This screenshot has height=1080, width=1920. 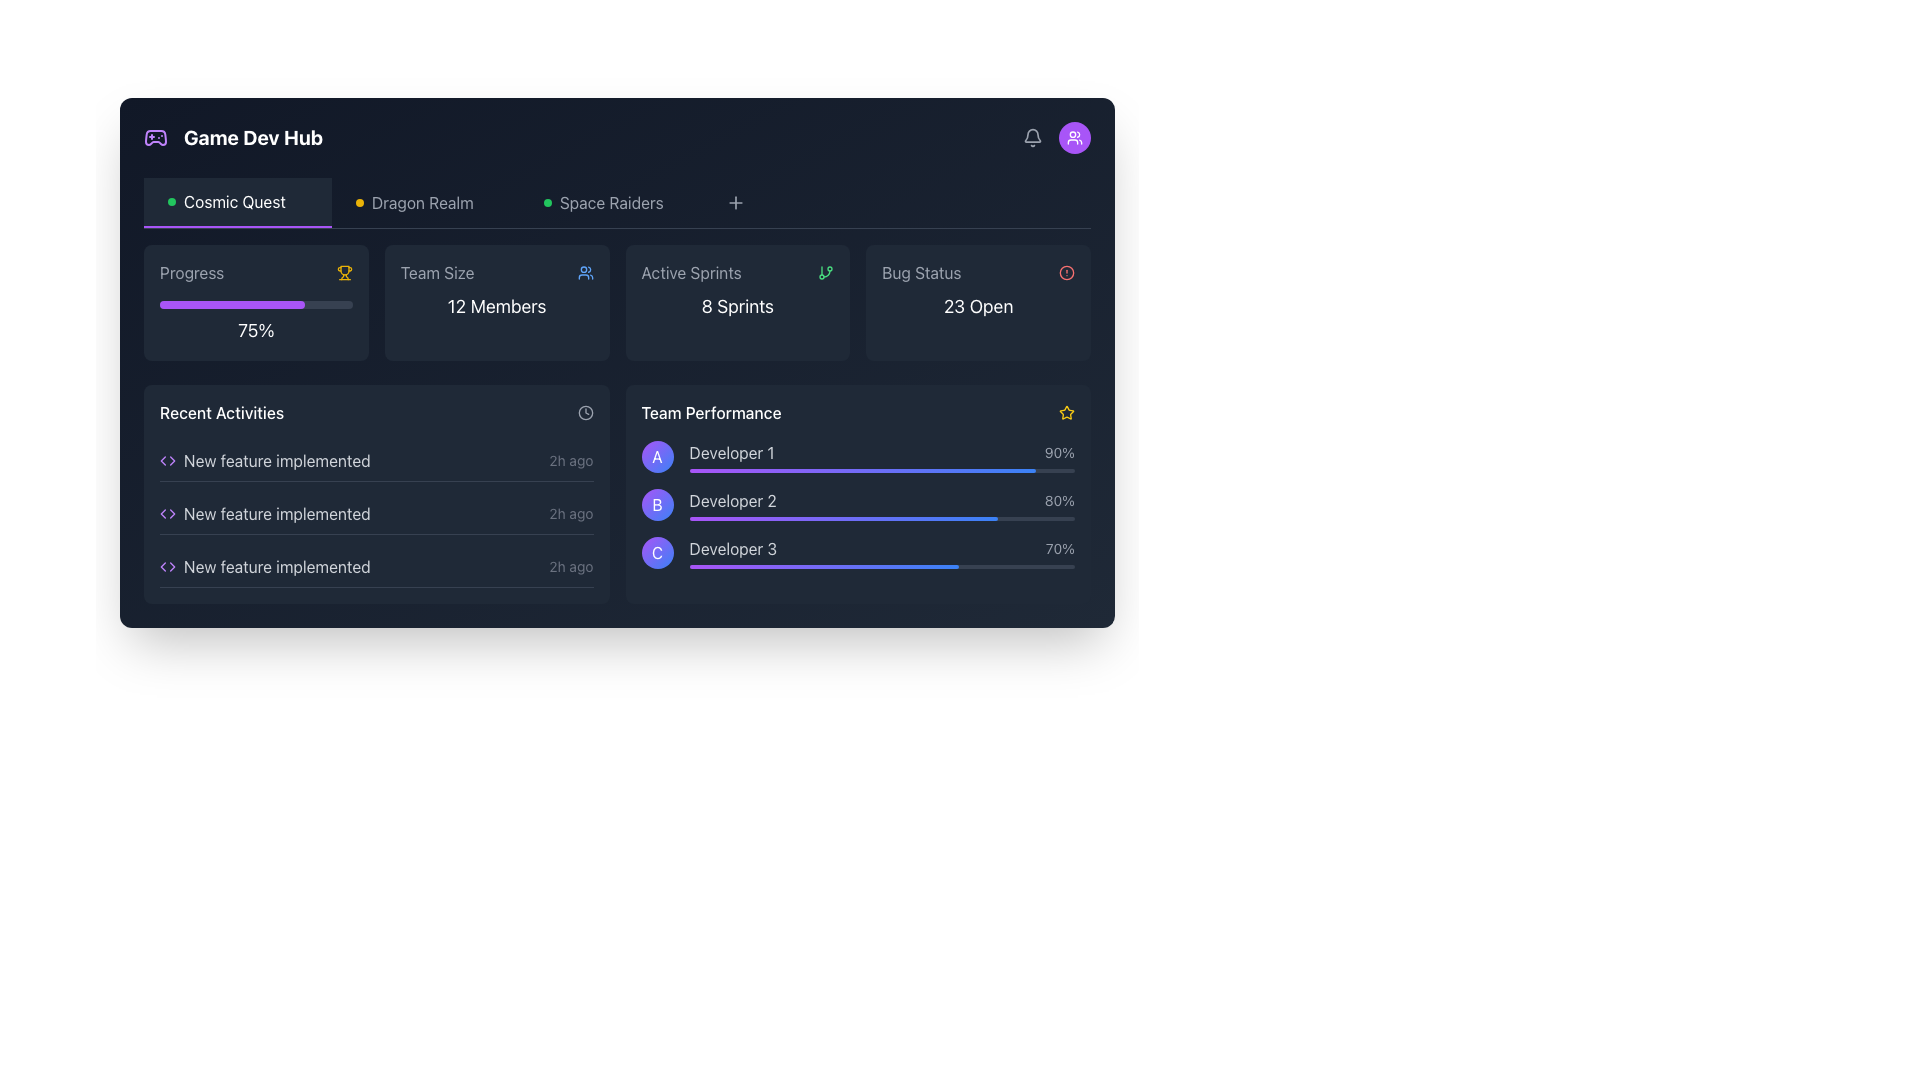 I want to click on the static text label 'New feature implemented' with the accompanying purple code icon, located as the third item in the 'Recent Activities' list, so click(x=264, y=567).